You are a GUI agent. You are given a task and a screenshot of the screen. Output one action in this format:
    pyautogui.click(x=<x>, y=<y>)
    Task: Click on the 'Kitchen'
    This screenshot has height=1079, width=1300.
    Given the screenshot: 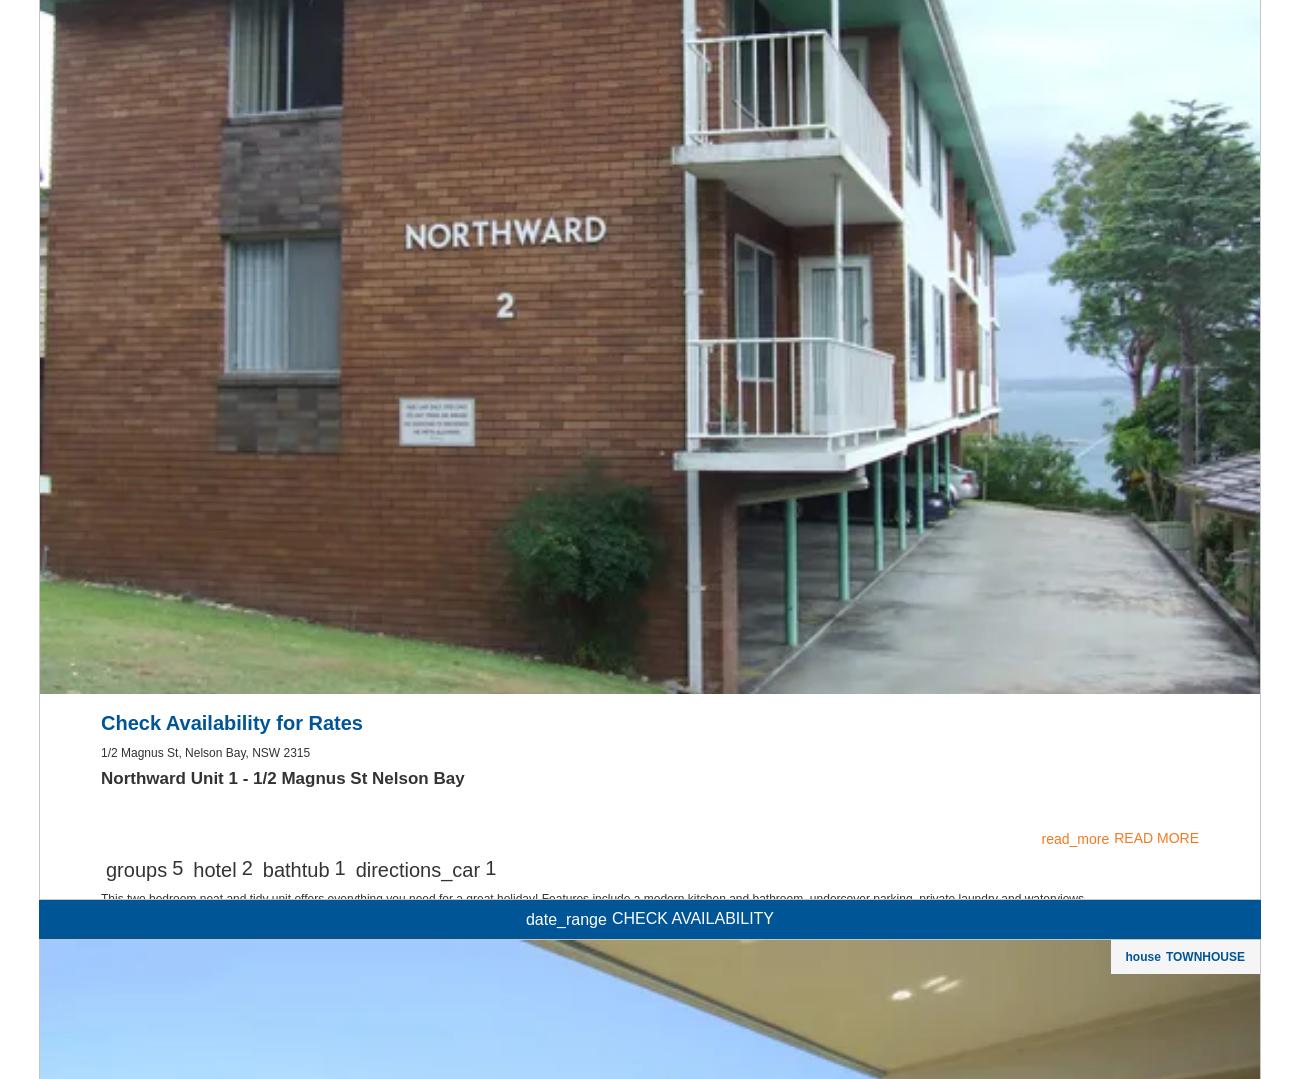 What is the action you would take?
    pyautogui.click(x=649, y=265)
    